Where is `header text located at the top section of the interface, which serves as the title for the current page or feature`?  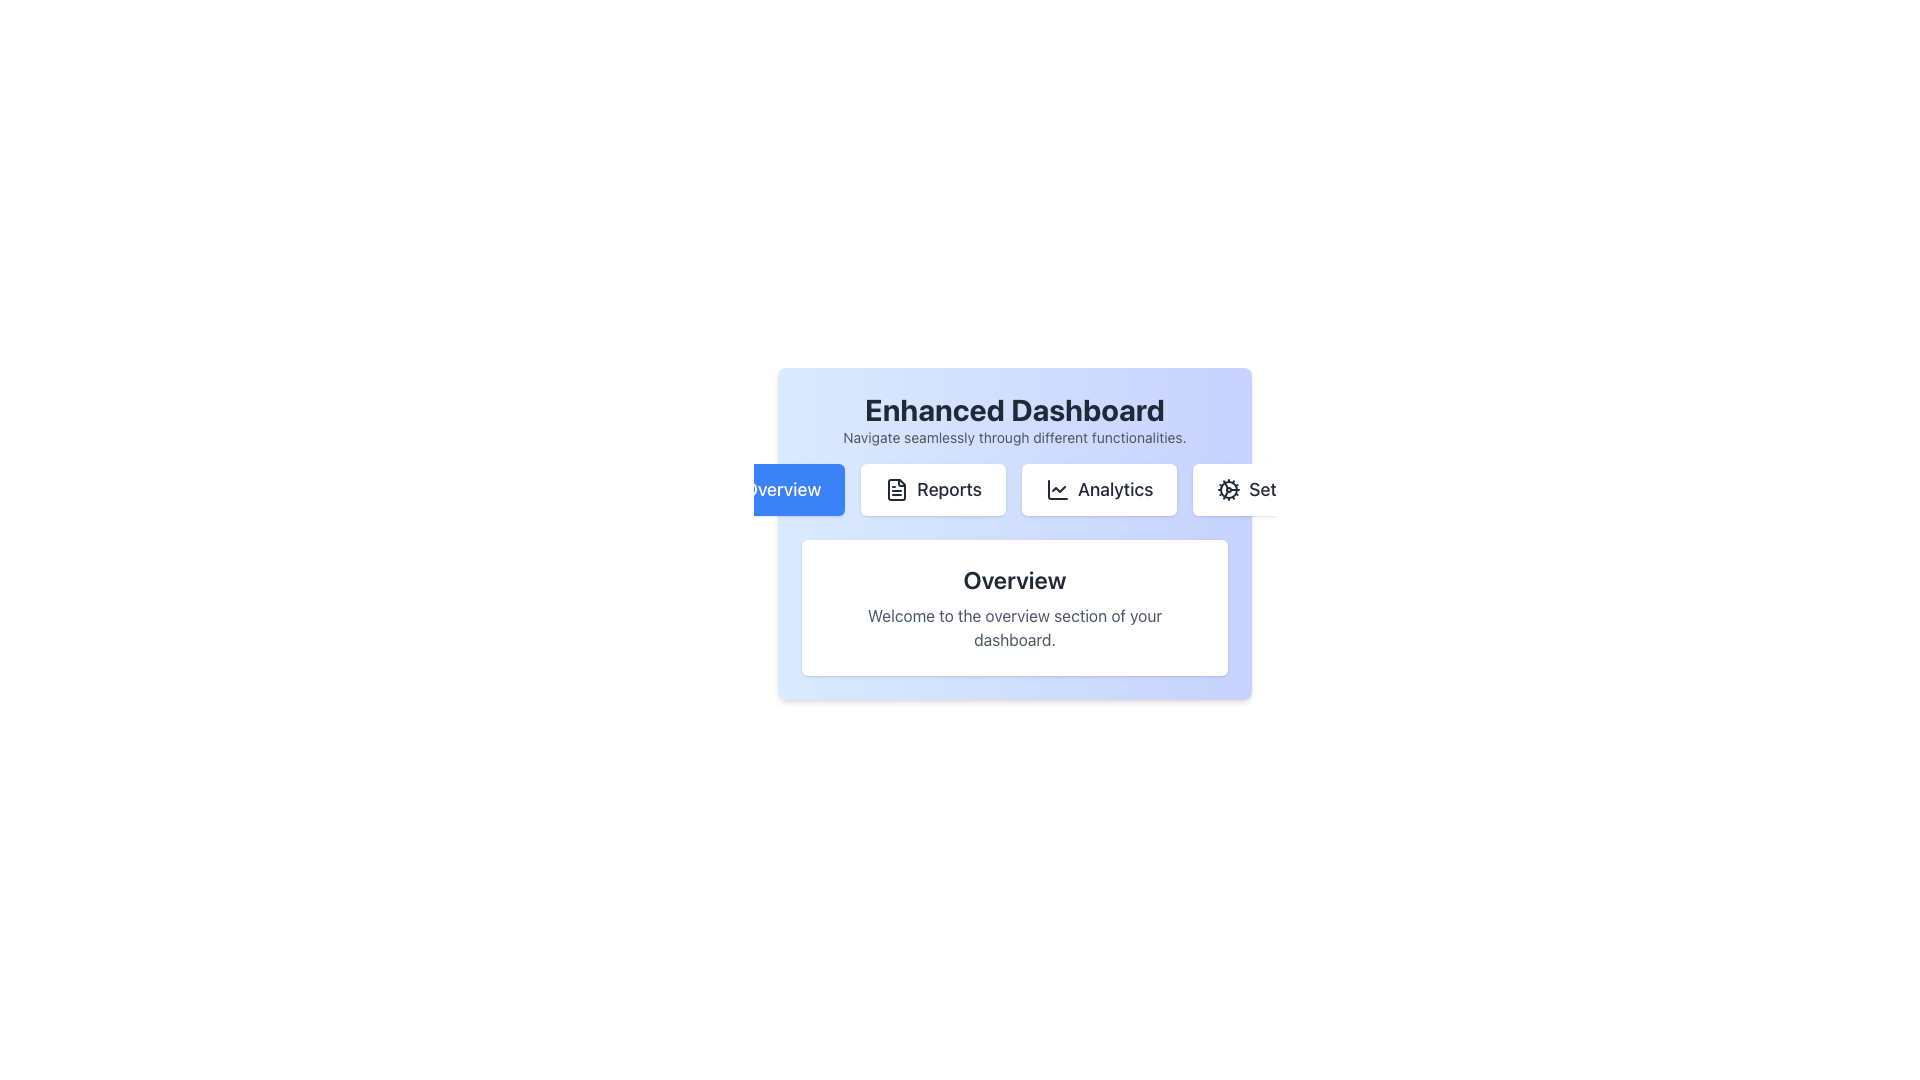 header text located at the top section of the interface, which serves as the title for the current page or feature is located at coordinates (1014, 408).